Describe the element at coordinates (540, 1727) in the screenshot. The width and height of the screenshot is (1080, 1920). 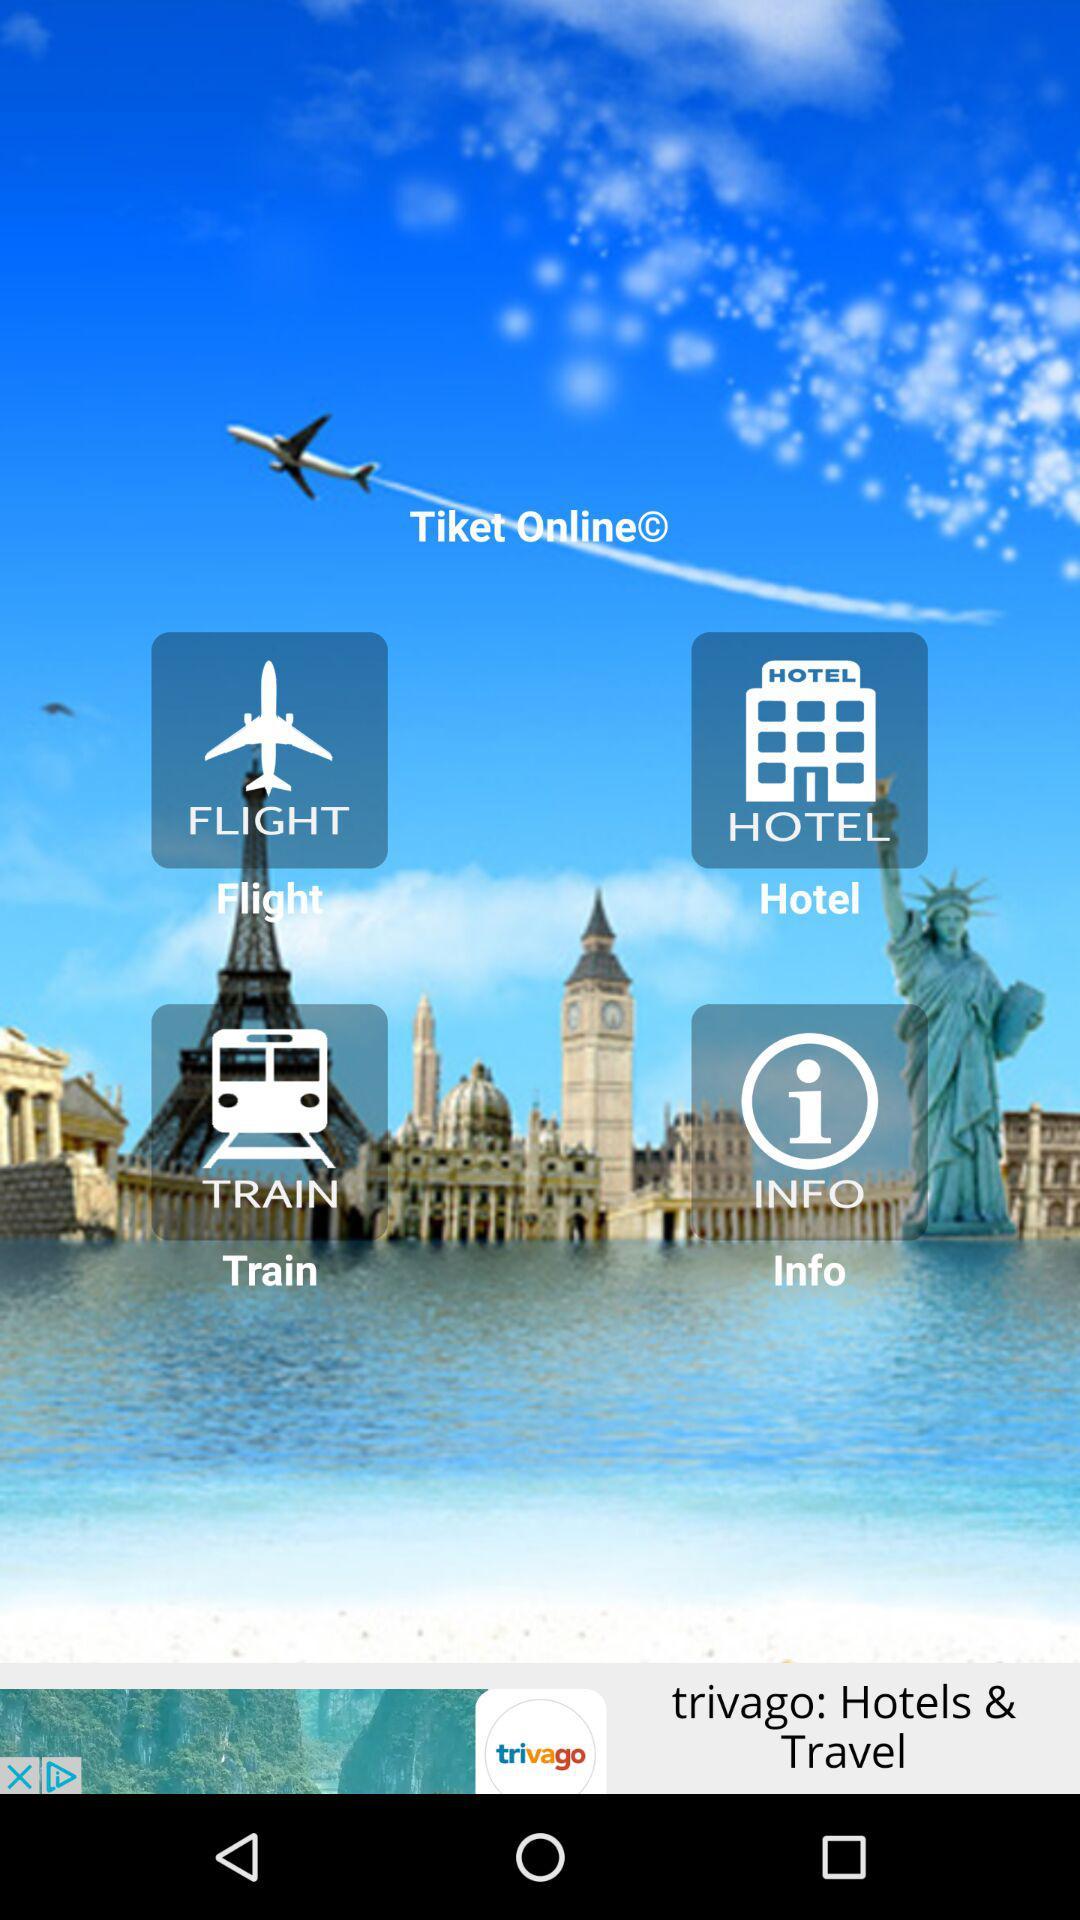
I see `advertisement` at that location.